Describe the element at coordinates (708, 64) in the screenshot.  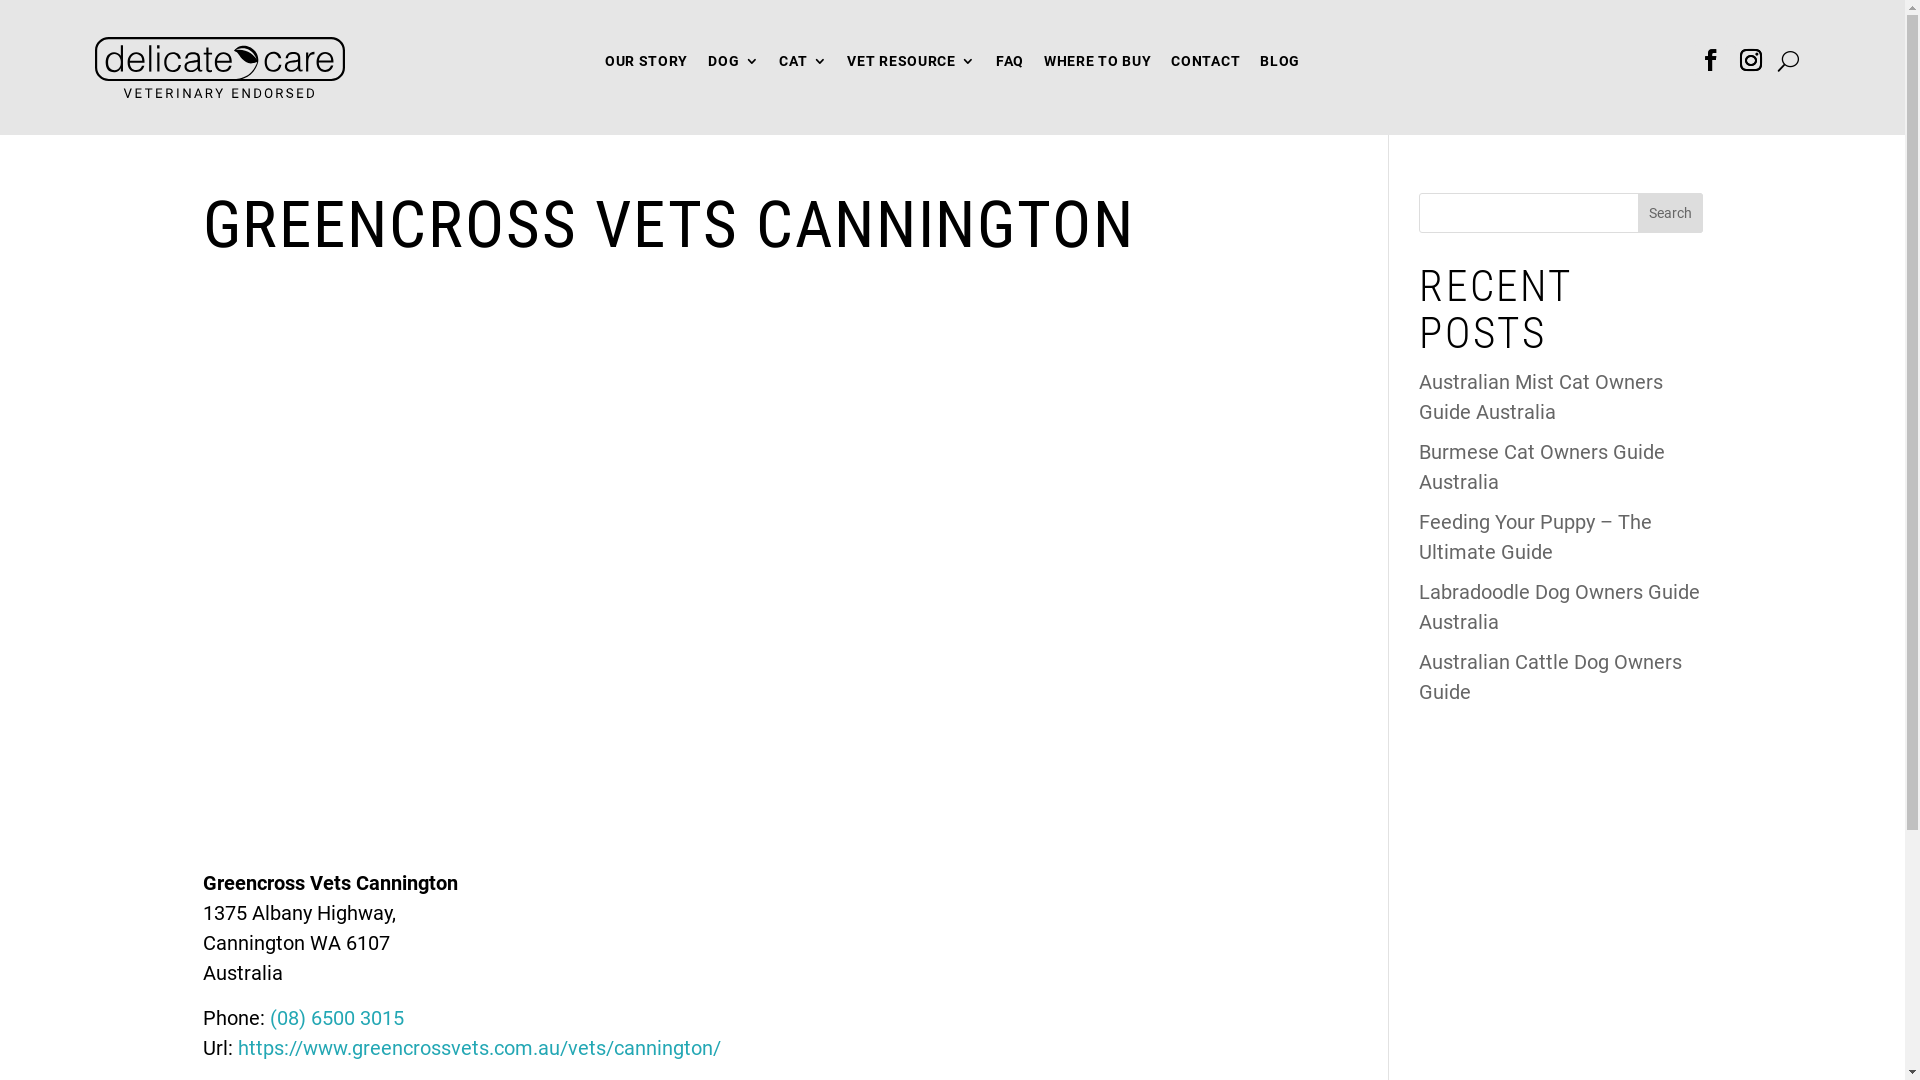
I see `'DOG'` at that location.